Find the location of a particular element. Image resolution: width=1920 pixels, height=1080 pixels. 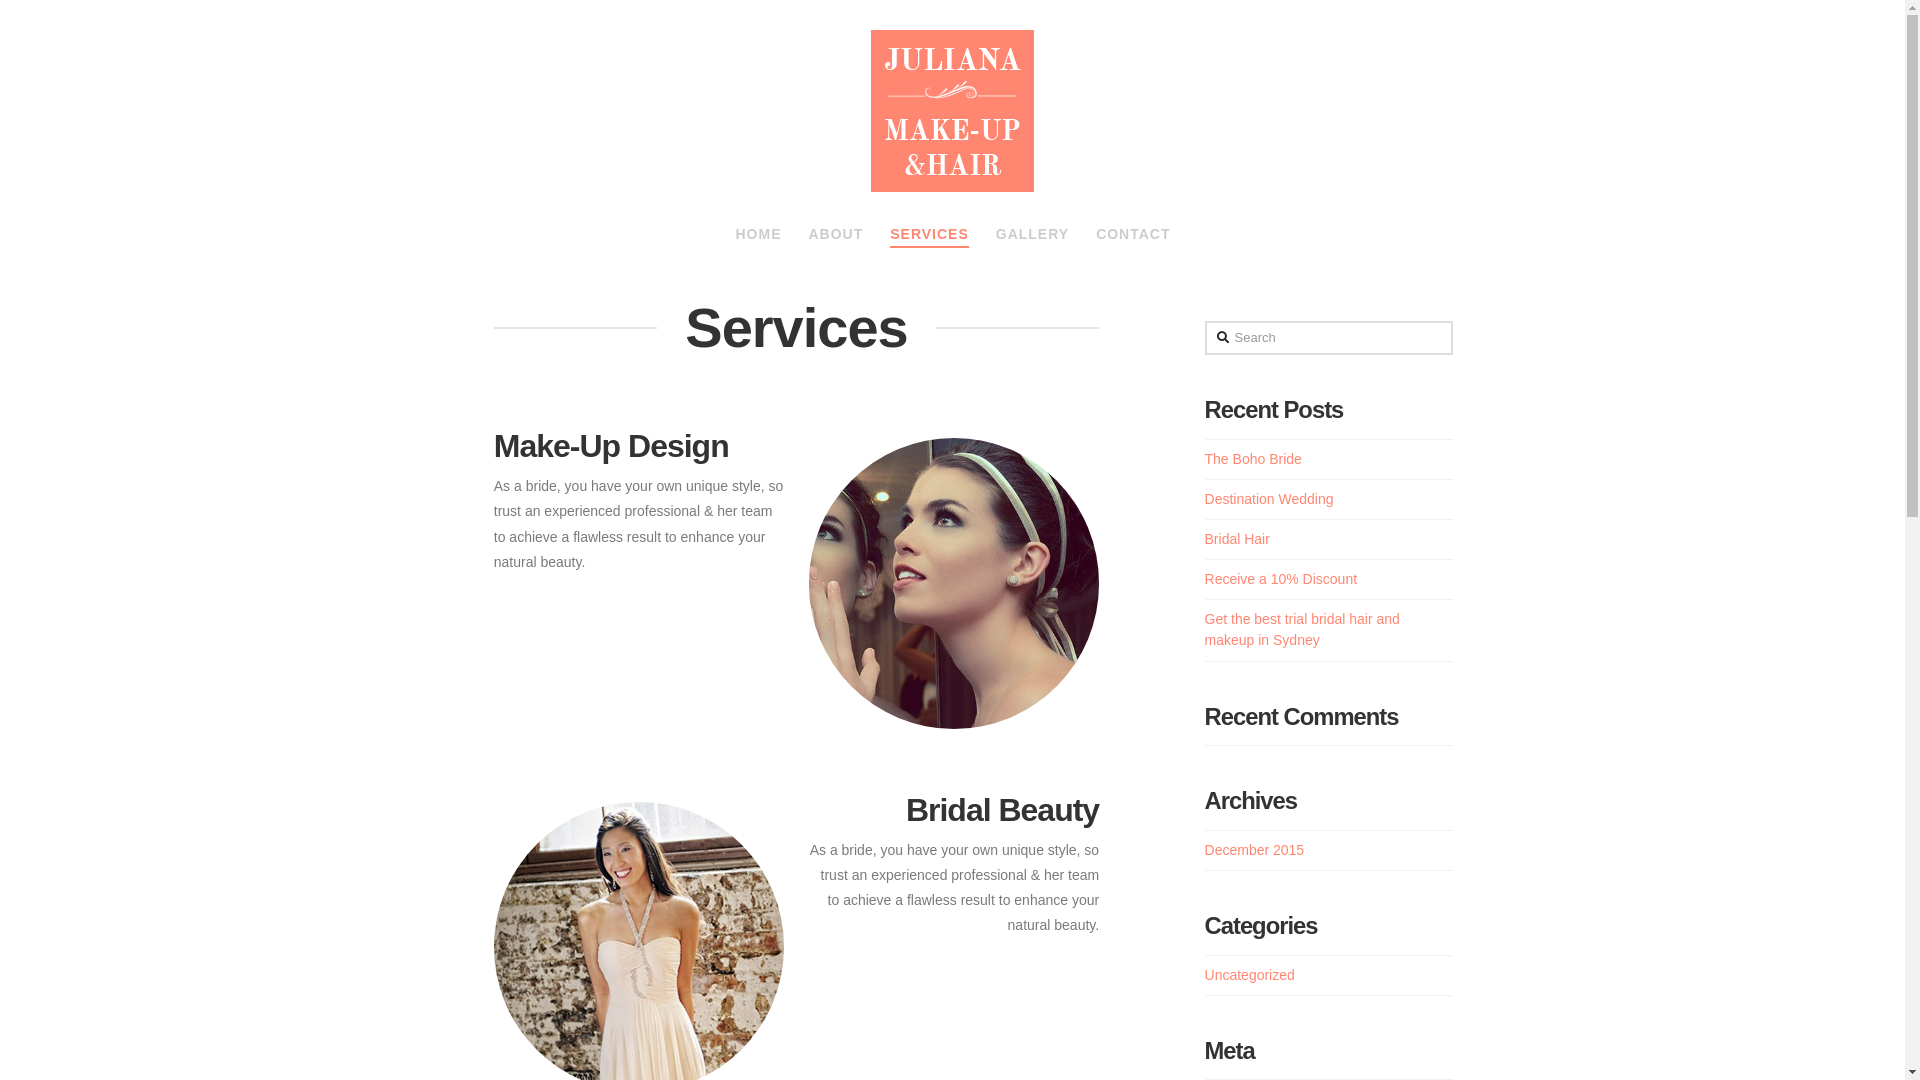

'Get the best trial bridal hair and makeup in Sydney' is located at coordinates (1302, 628).